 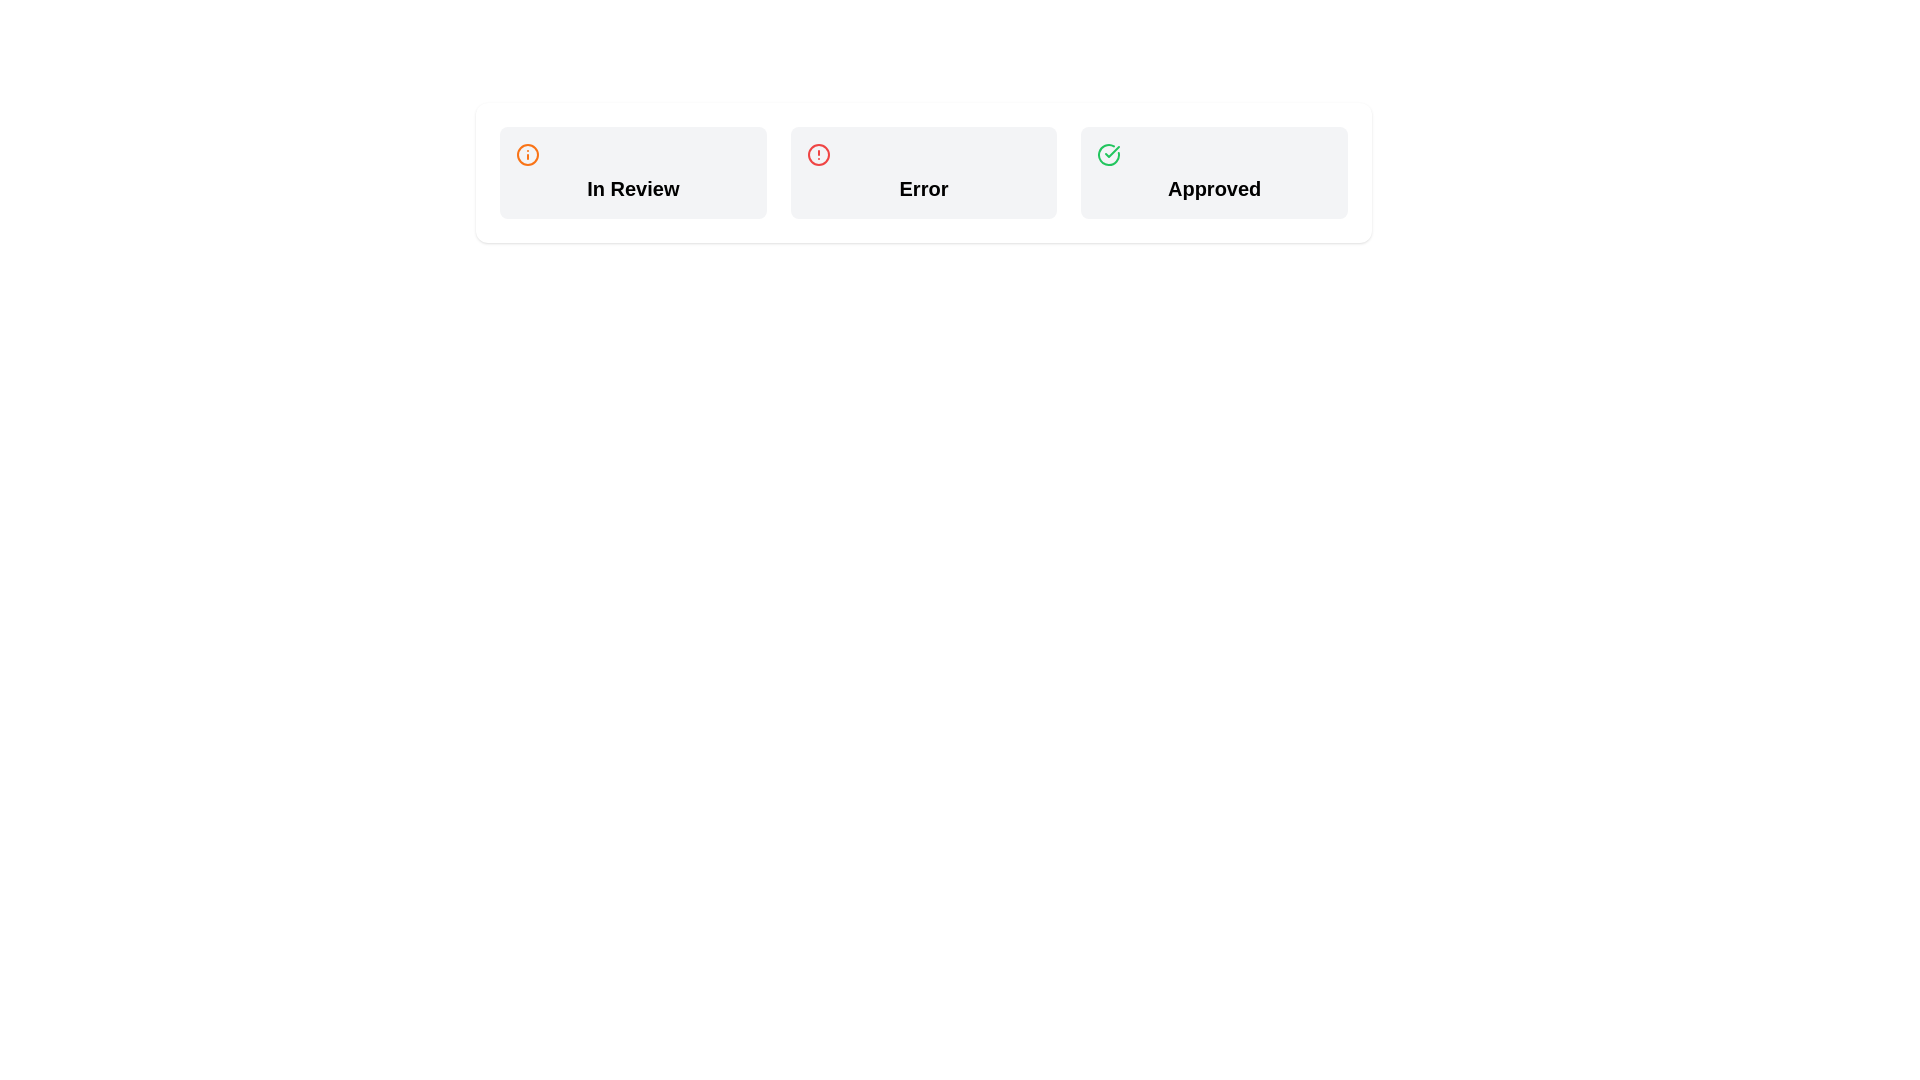 I want to click on the 'Error' text label, which is styled in bold and larger font, centrally aligned in a light gray box, located between 'In Review' and 'Approved', so click(x=922, y=189).